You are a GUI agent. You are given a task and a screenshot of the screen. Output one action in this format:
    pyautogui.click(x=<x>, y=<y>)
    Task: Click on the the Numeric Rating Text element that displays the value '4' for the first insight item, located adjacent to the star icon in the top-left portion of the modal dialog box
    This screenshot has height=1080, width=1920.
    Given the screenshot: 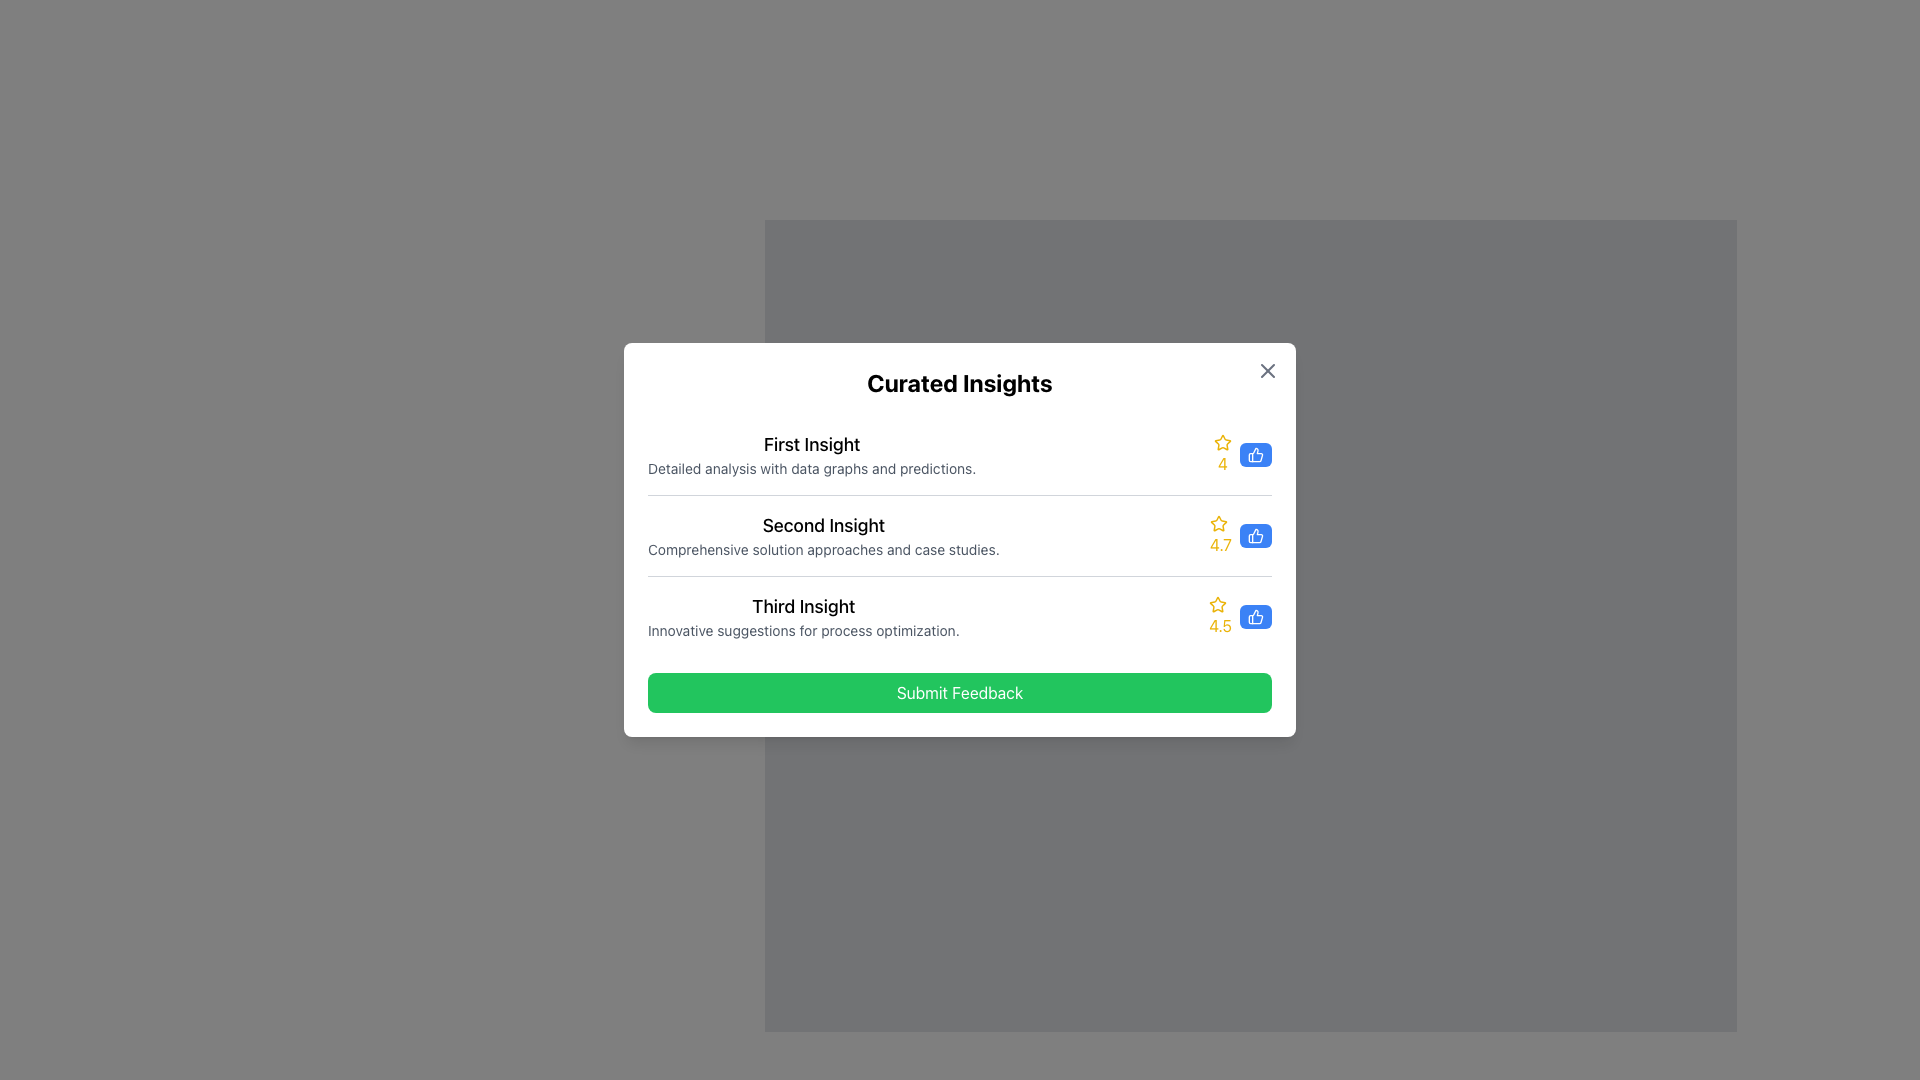 What is the action you would take?
    pyautogui.click(x=1222, y=455)
    